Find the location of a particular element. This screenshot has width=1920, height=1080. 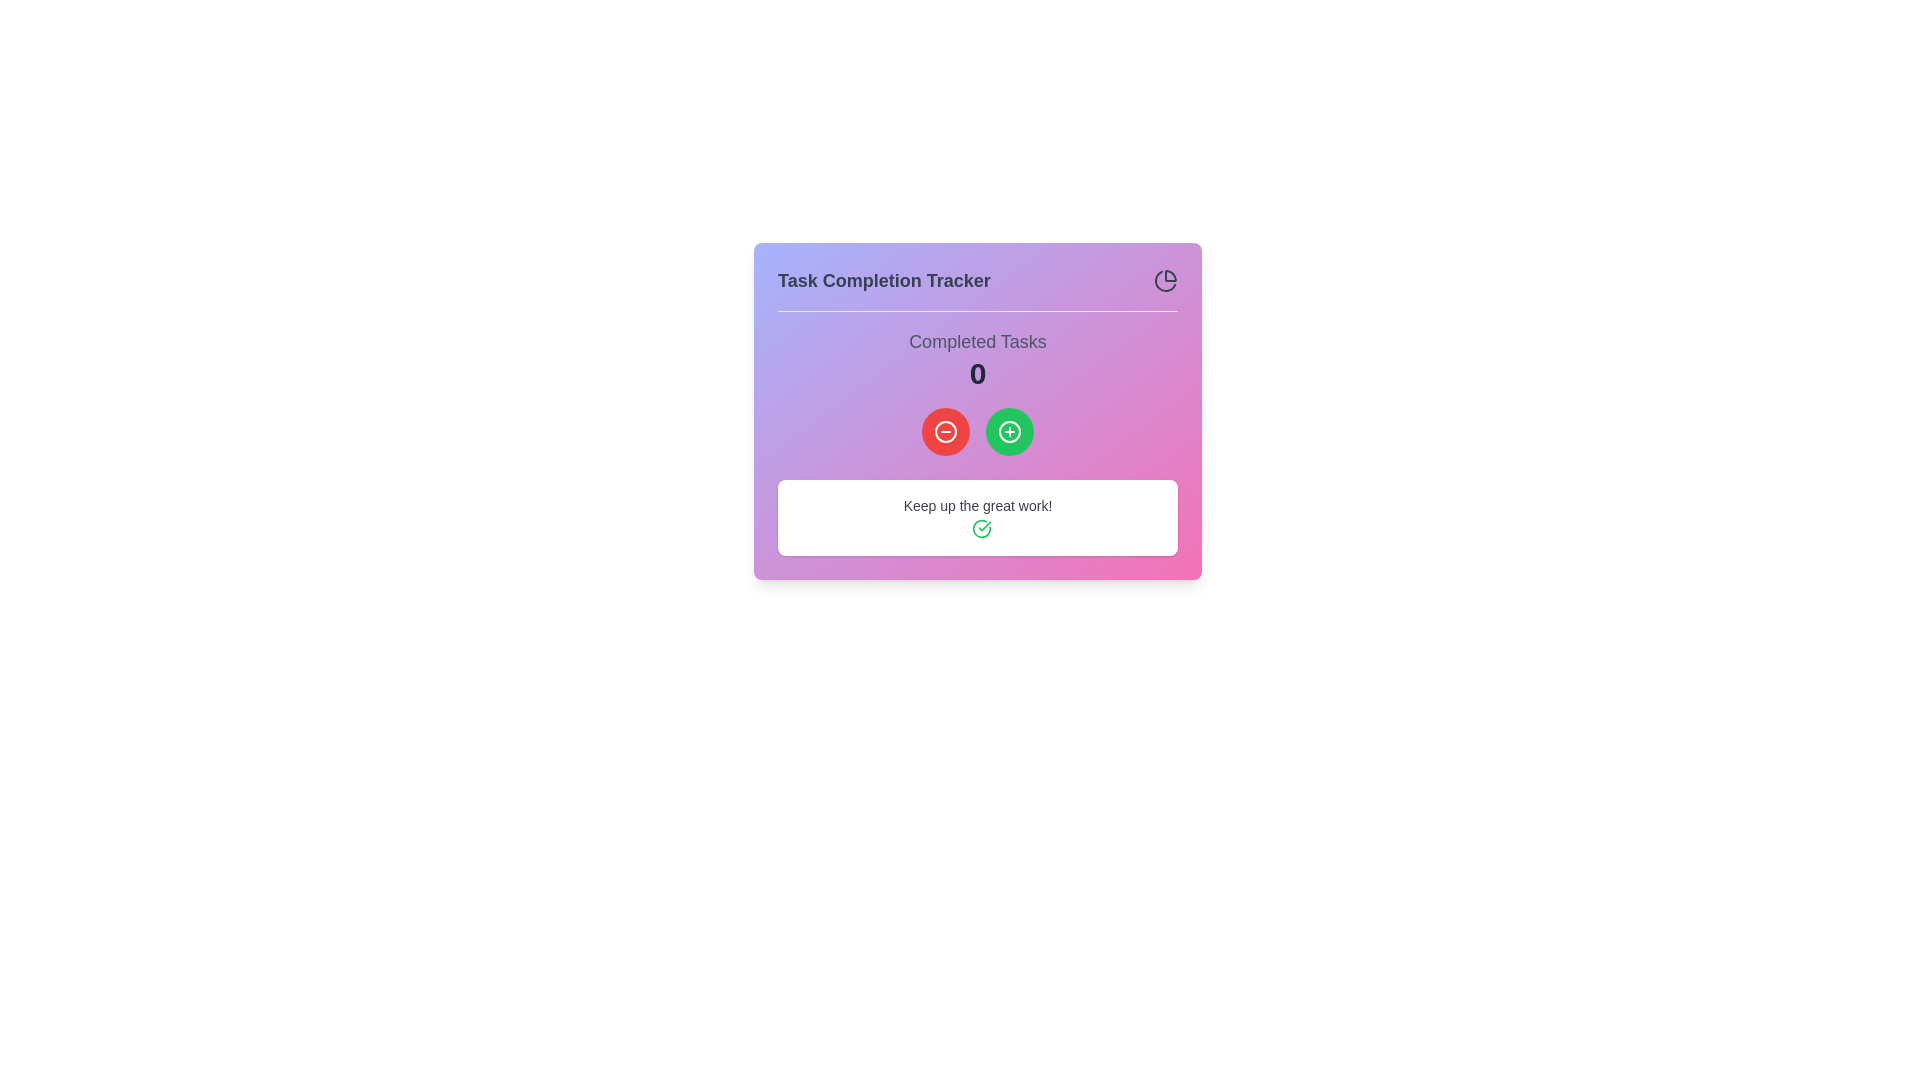

the circular green button with a white outline and a white plus sign in the center to activate its hover effect is located at coordinates (1009, 431).